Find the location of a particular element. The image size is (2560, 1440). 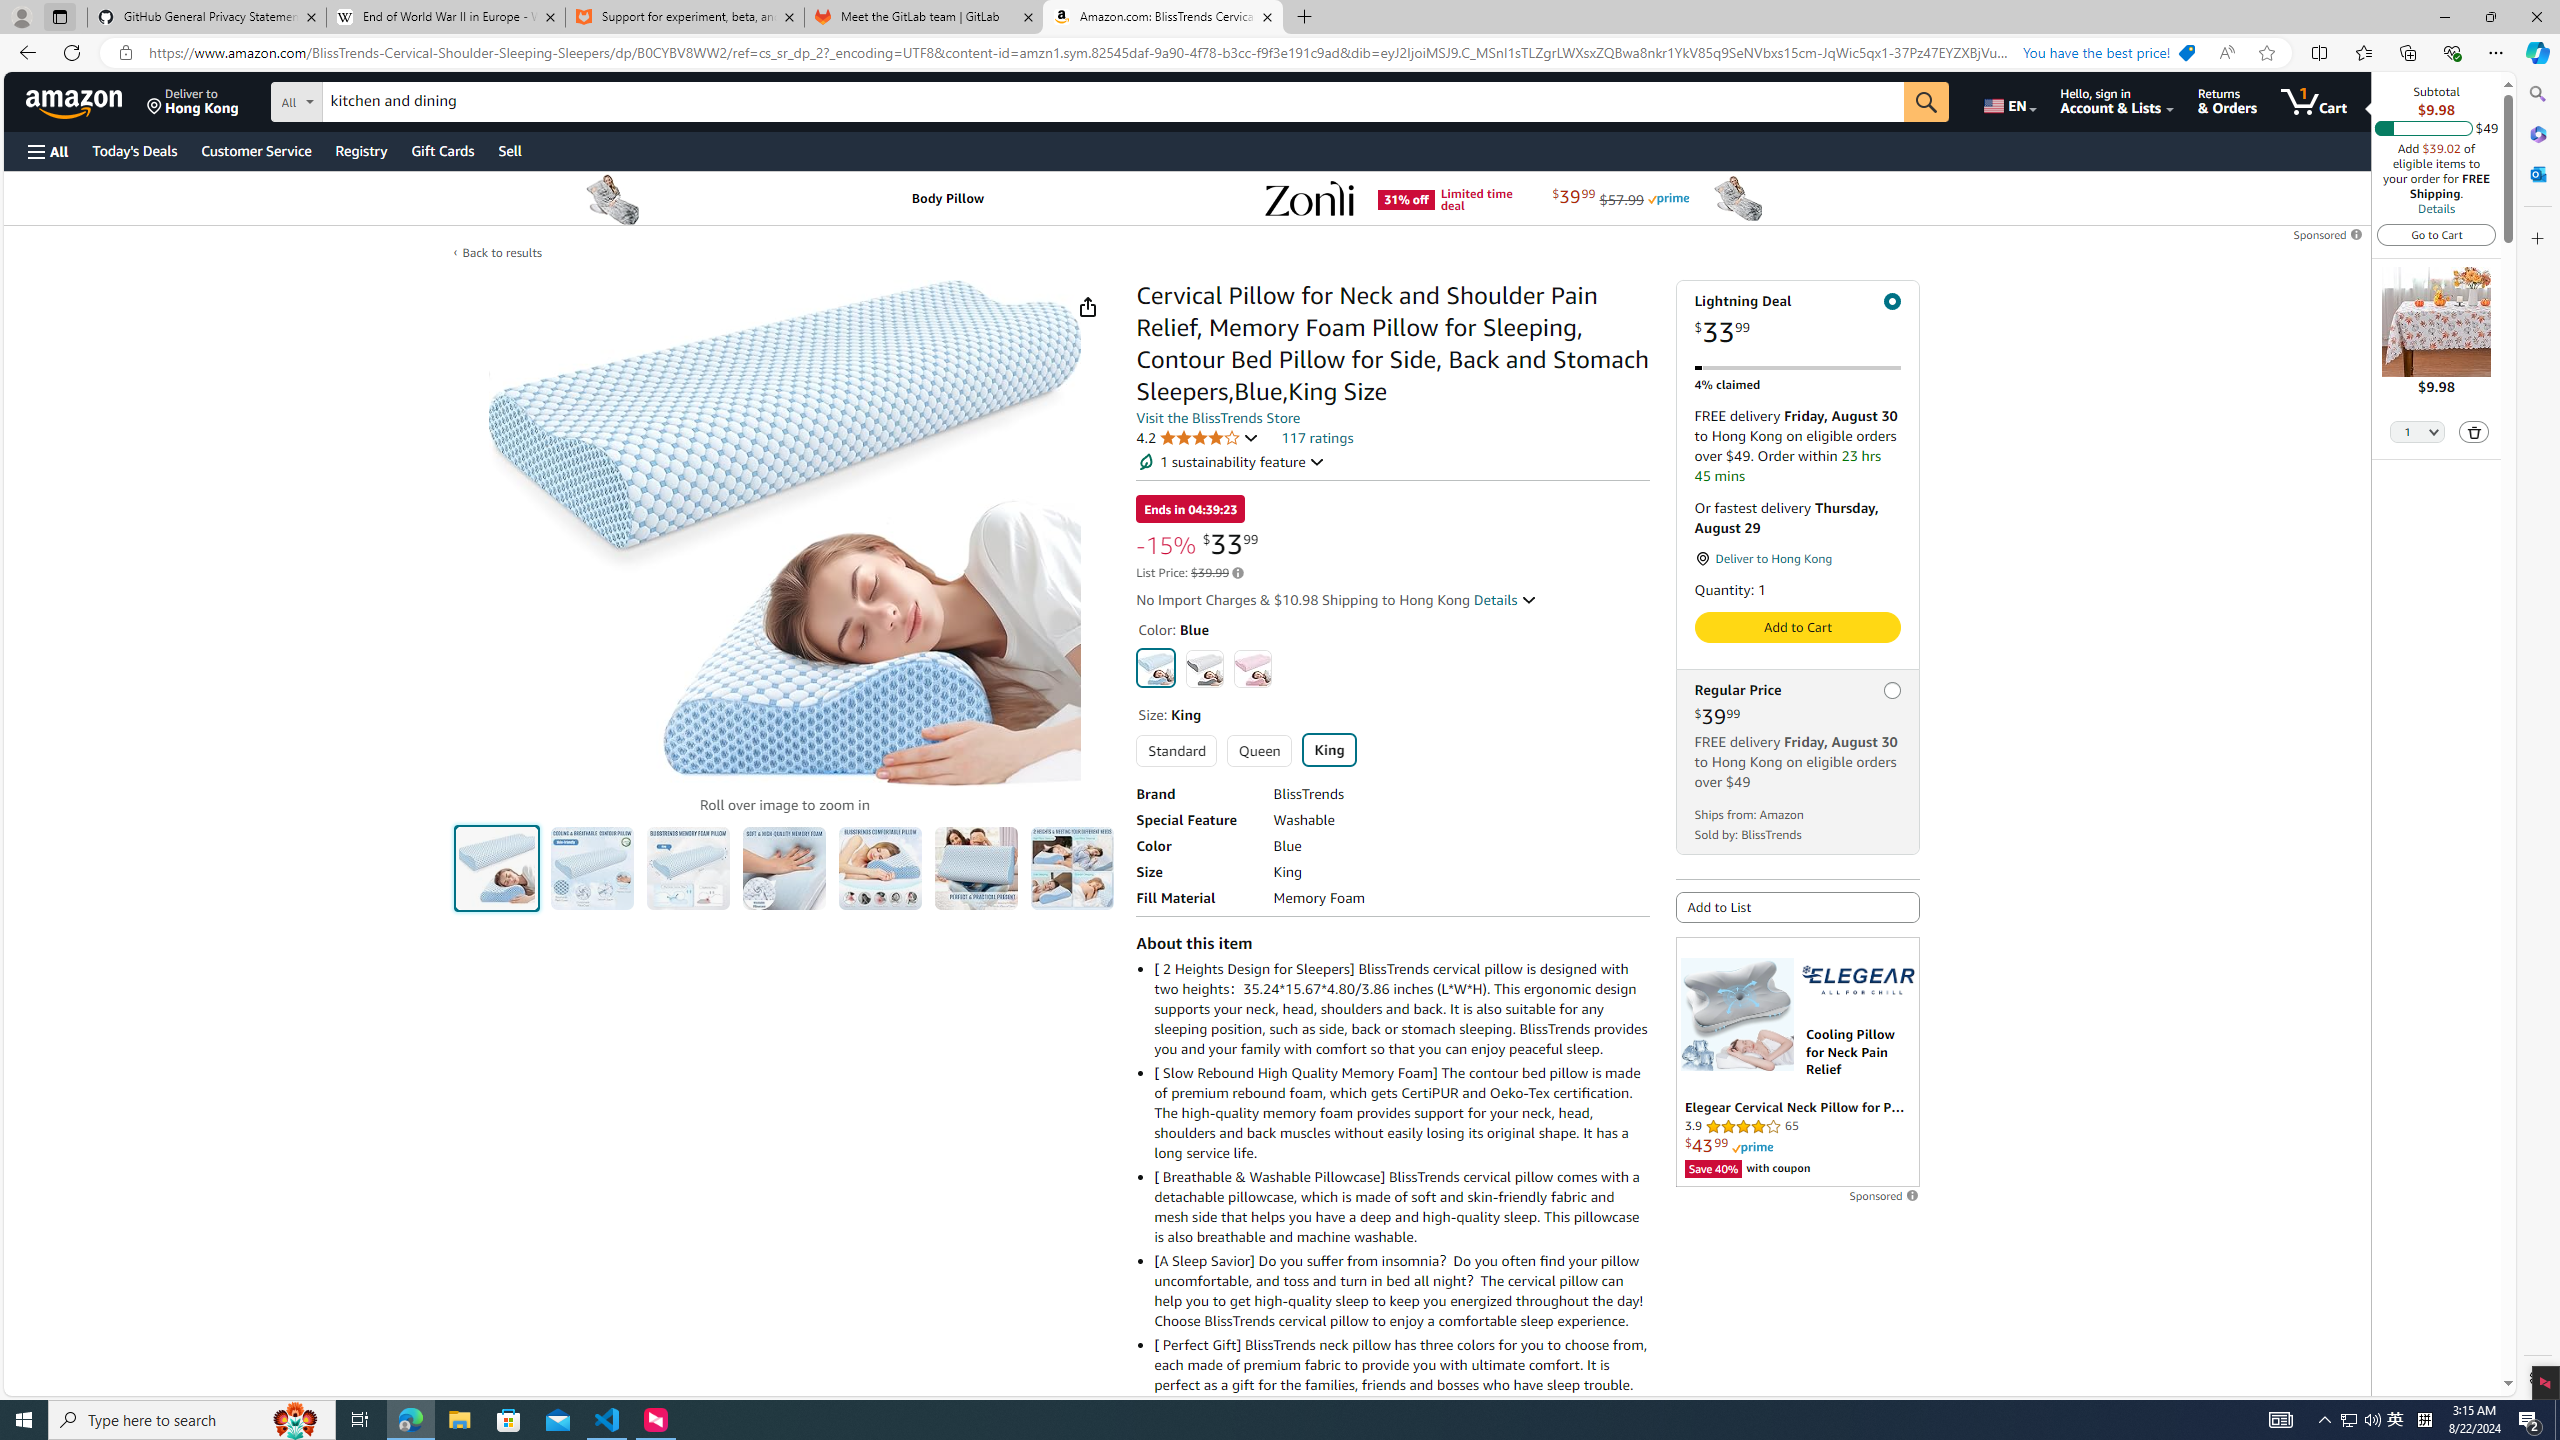

'You have the best price!' is located at coordinates (2108, 53).